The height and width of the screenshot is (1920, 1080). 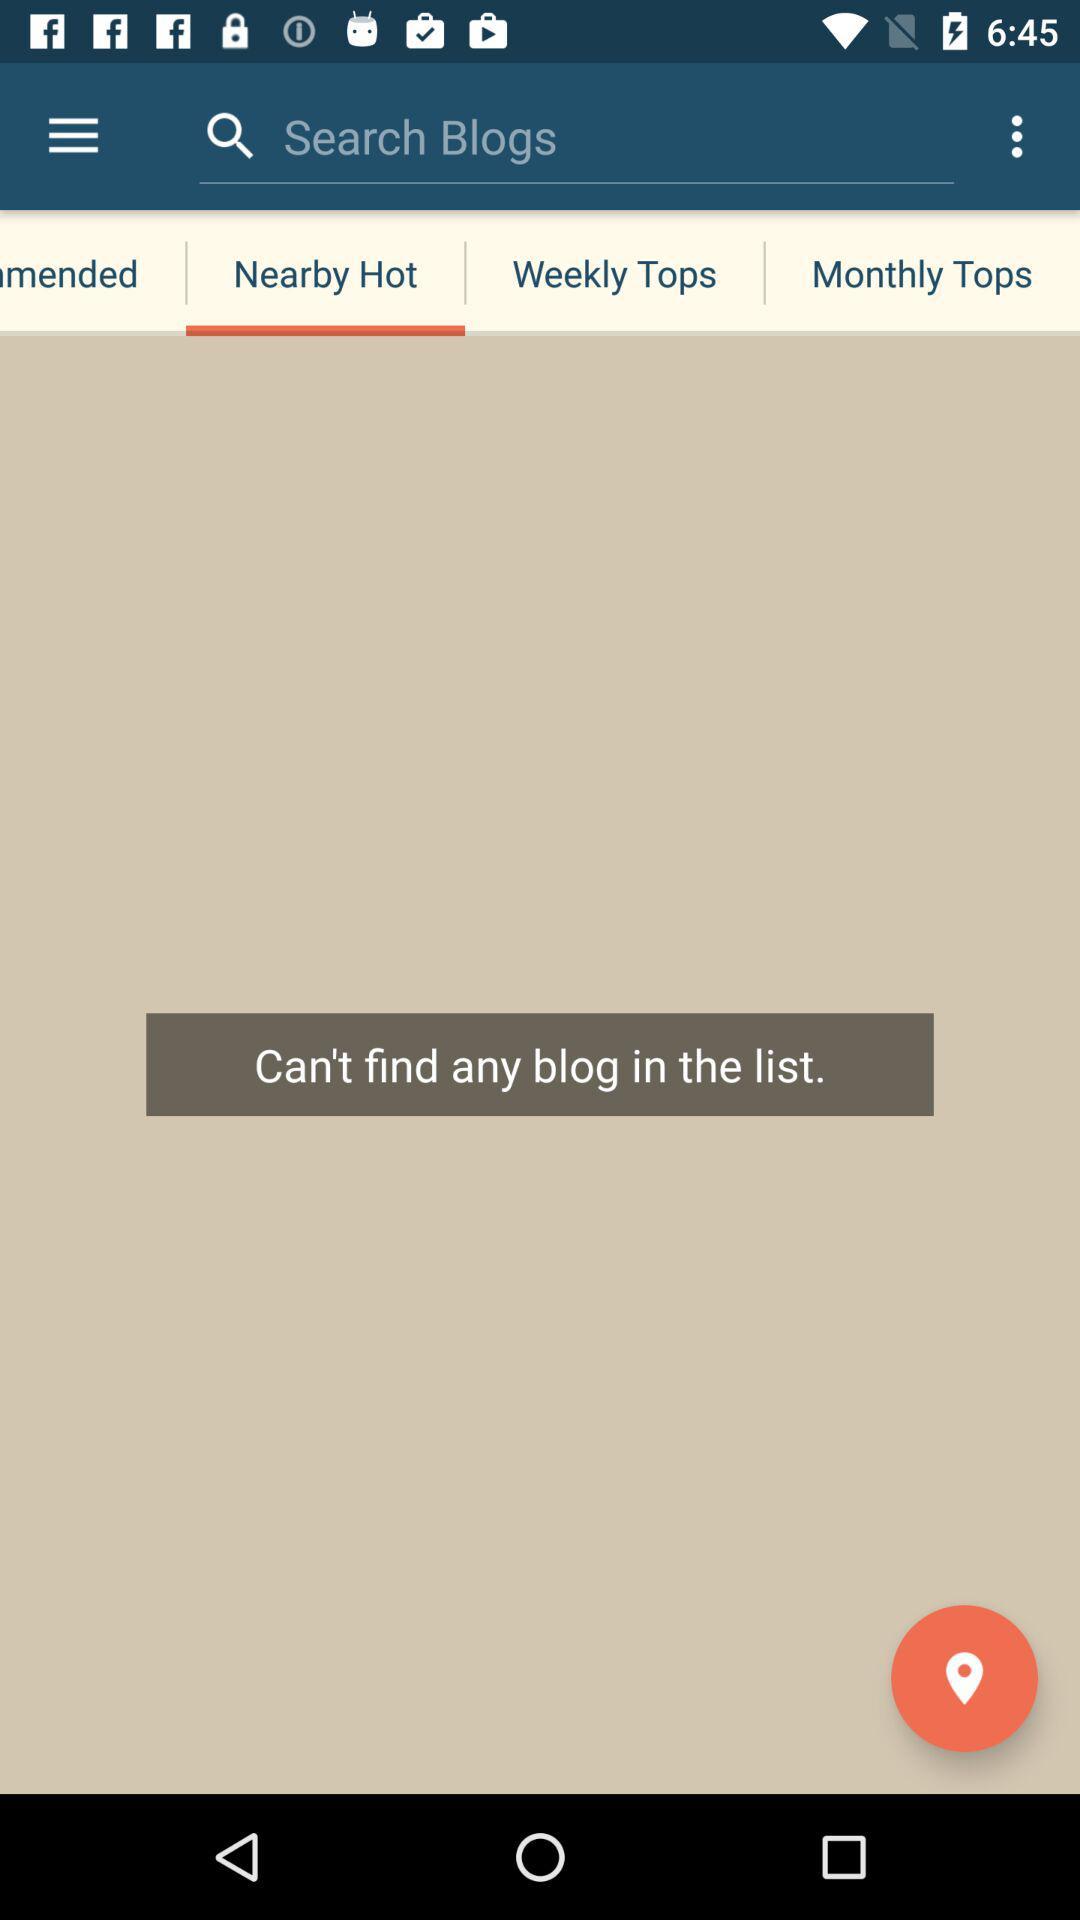 I want to click on the top right corner icon, so click(x=1017, y=136).